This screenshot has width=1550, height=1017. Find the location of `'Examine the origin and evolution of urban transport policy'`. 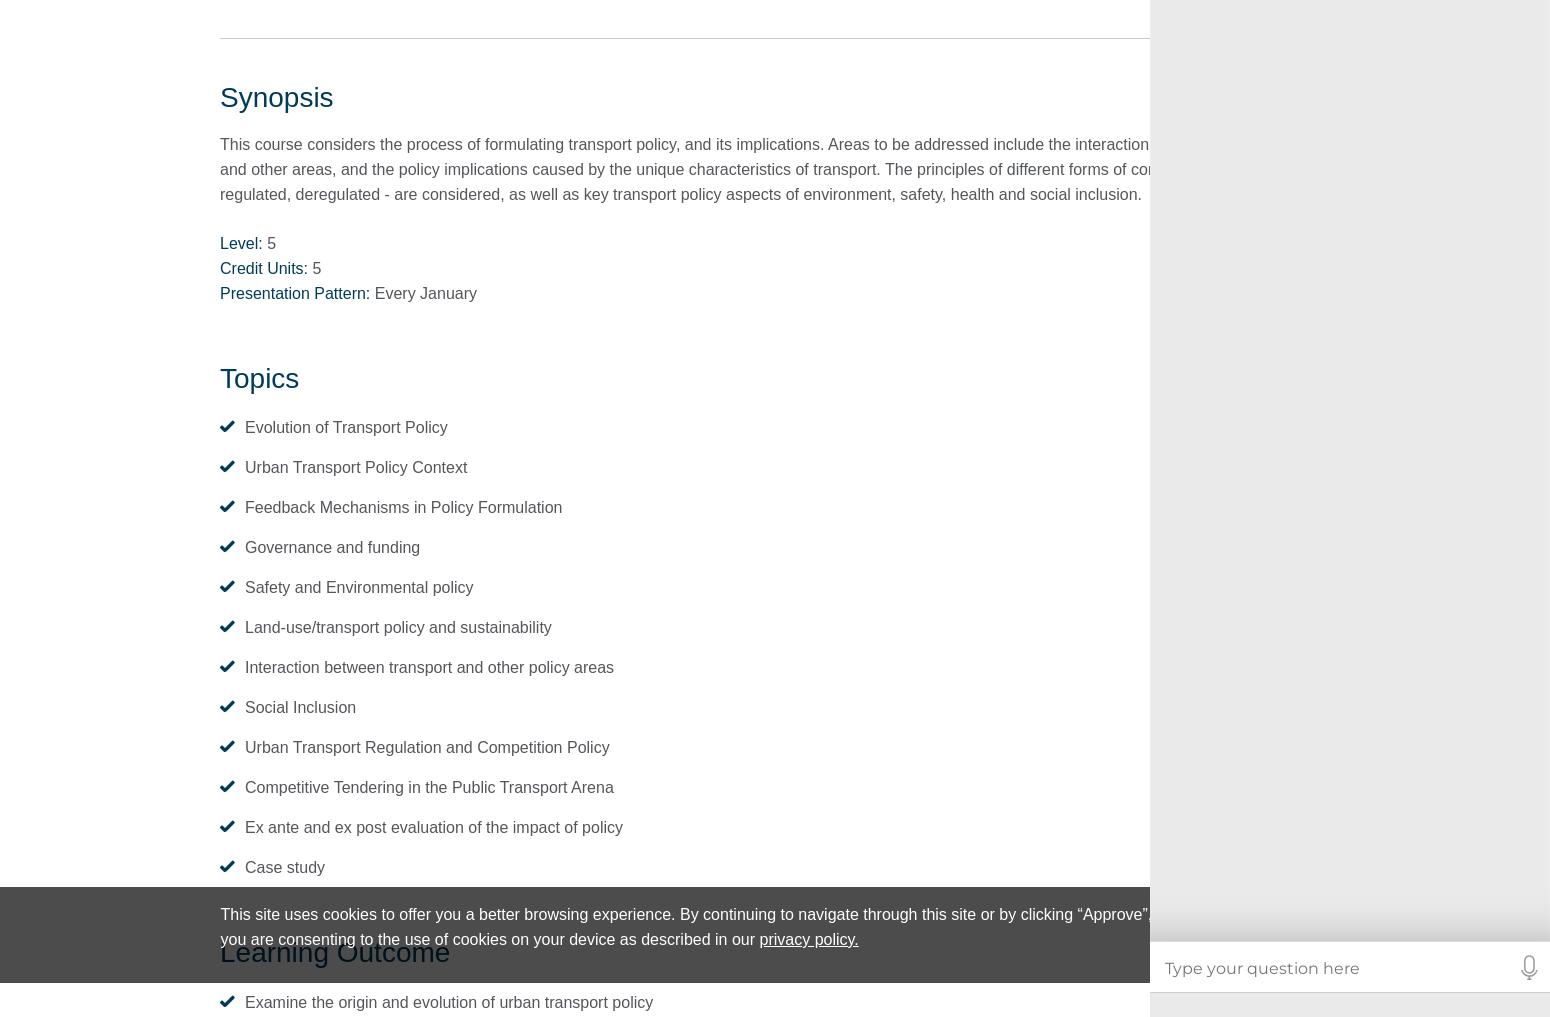

'Examine the origin and evolution of urban transport policy' is located at coordinates (449, 1001).